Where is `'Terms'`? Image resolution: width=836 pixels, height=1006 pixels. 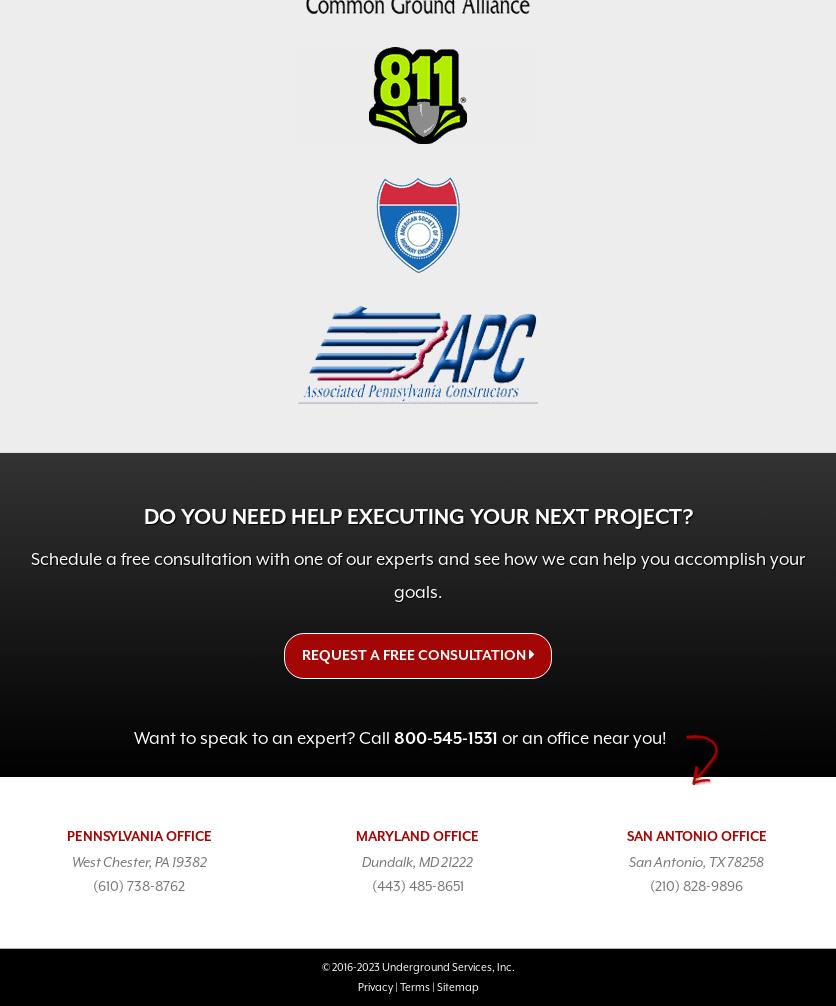 'Terms' is located at coordinates (412, 985).